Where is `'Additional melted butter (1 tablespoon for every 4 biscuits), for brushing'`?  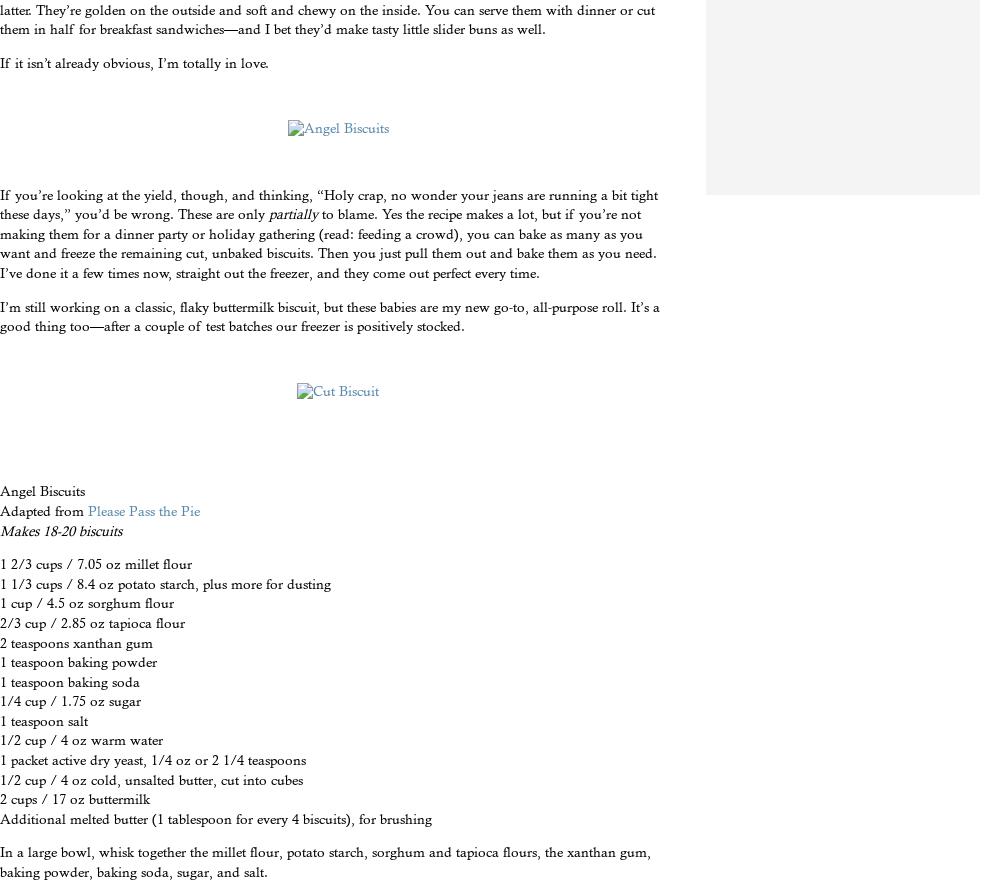
'Additional melted butter (1 tablespoon for every 4 biscuits), for brushing' is located at coordinates (214, 817).